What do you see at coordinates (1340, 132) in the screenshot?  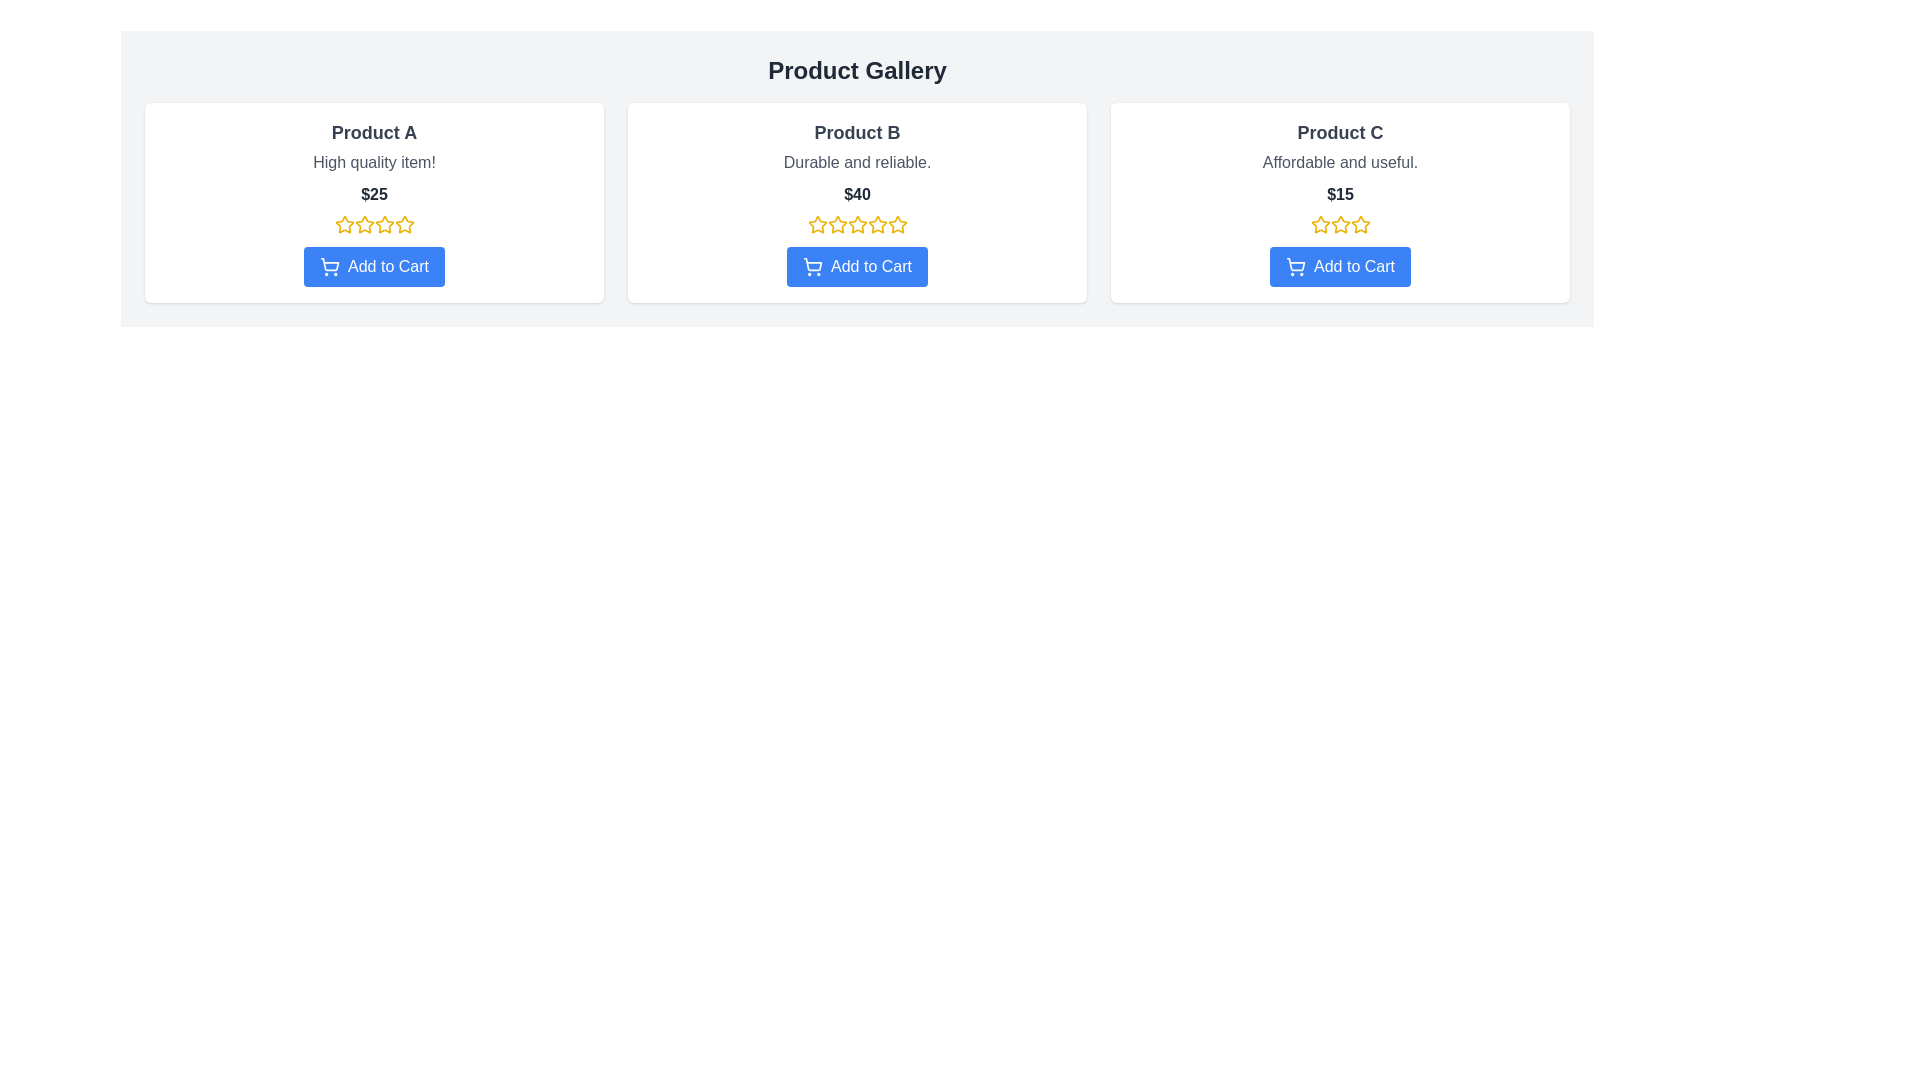 I see `the 'Product C' text label, which is a bold title at the top of the card in the rightmost column of the interface` at bounding box center [1340, 132].